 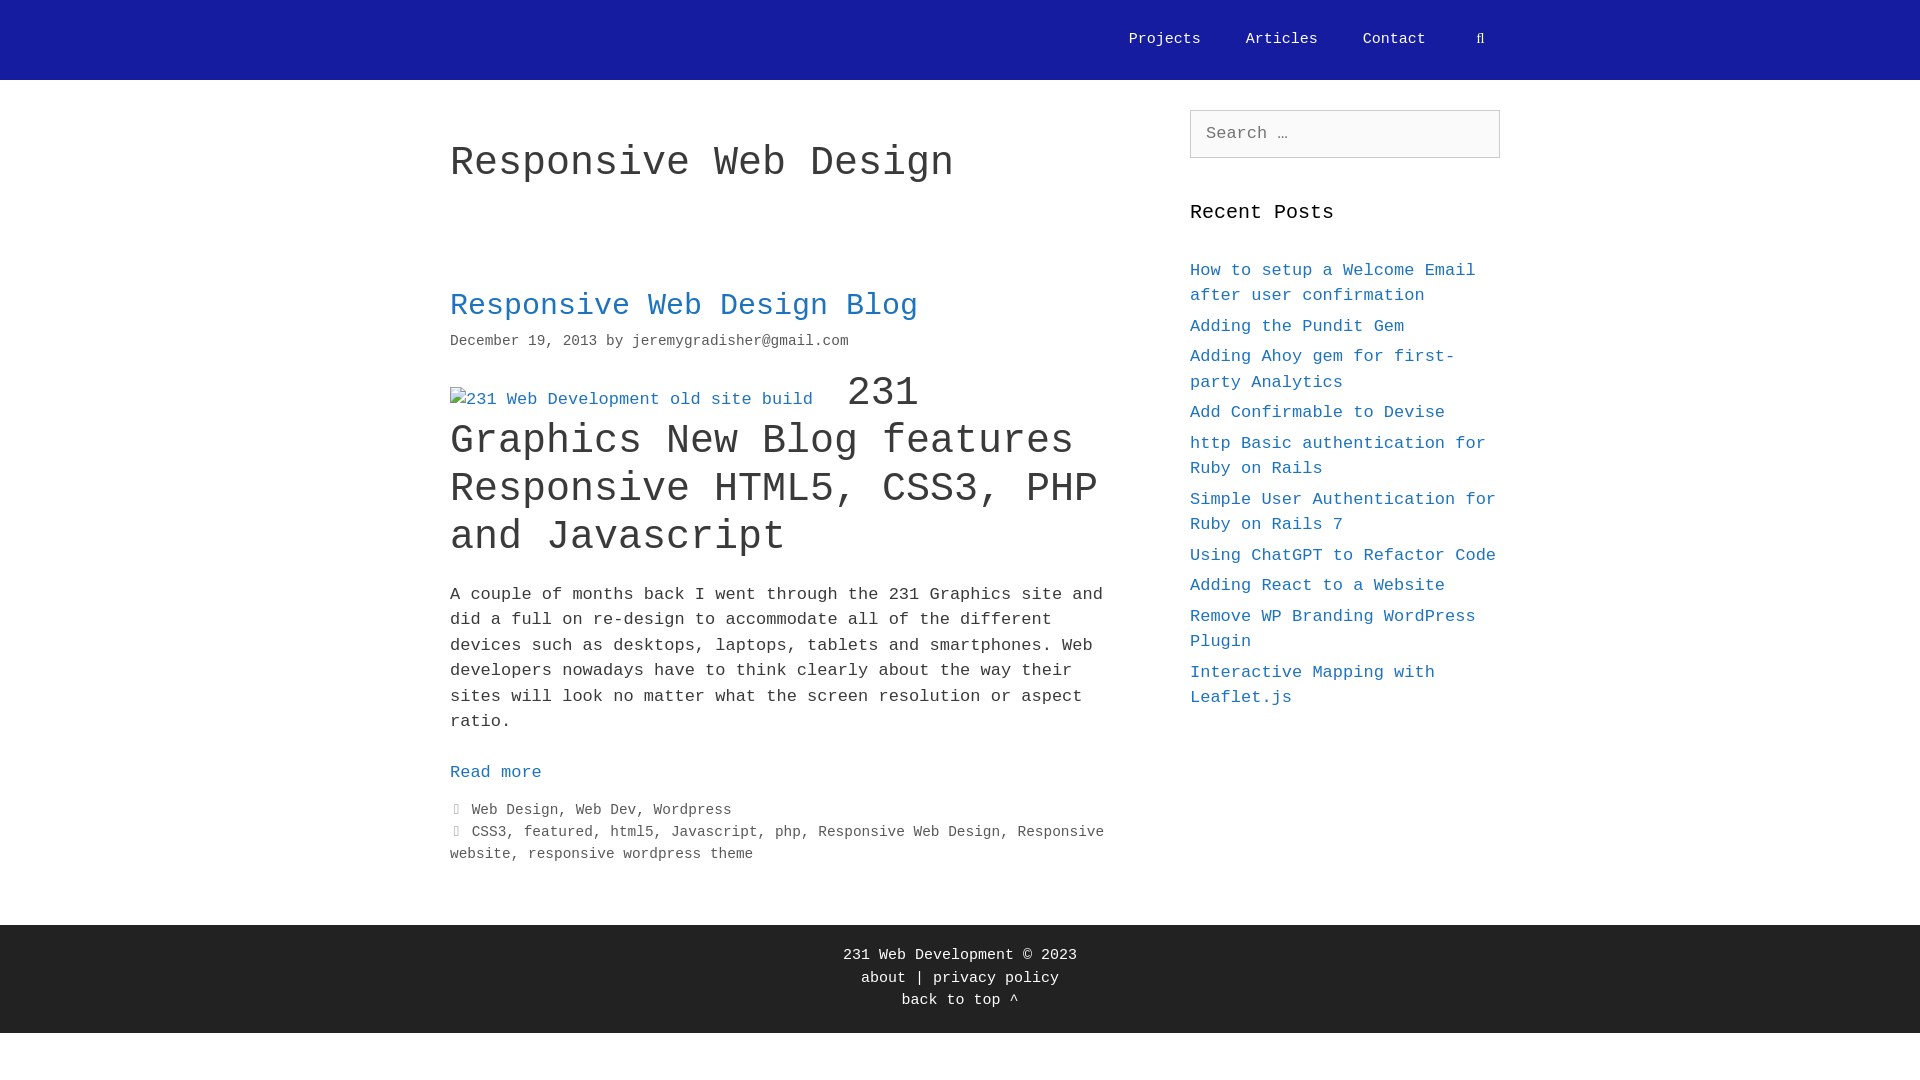 I want to click on 'Wordpress', so click(x=692, y=810).